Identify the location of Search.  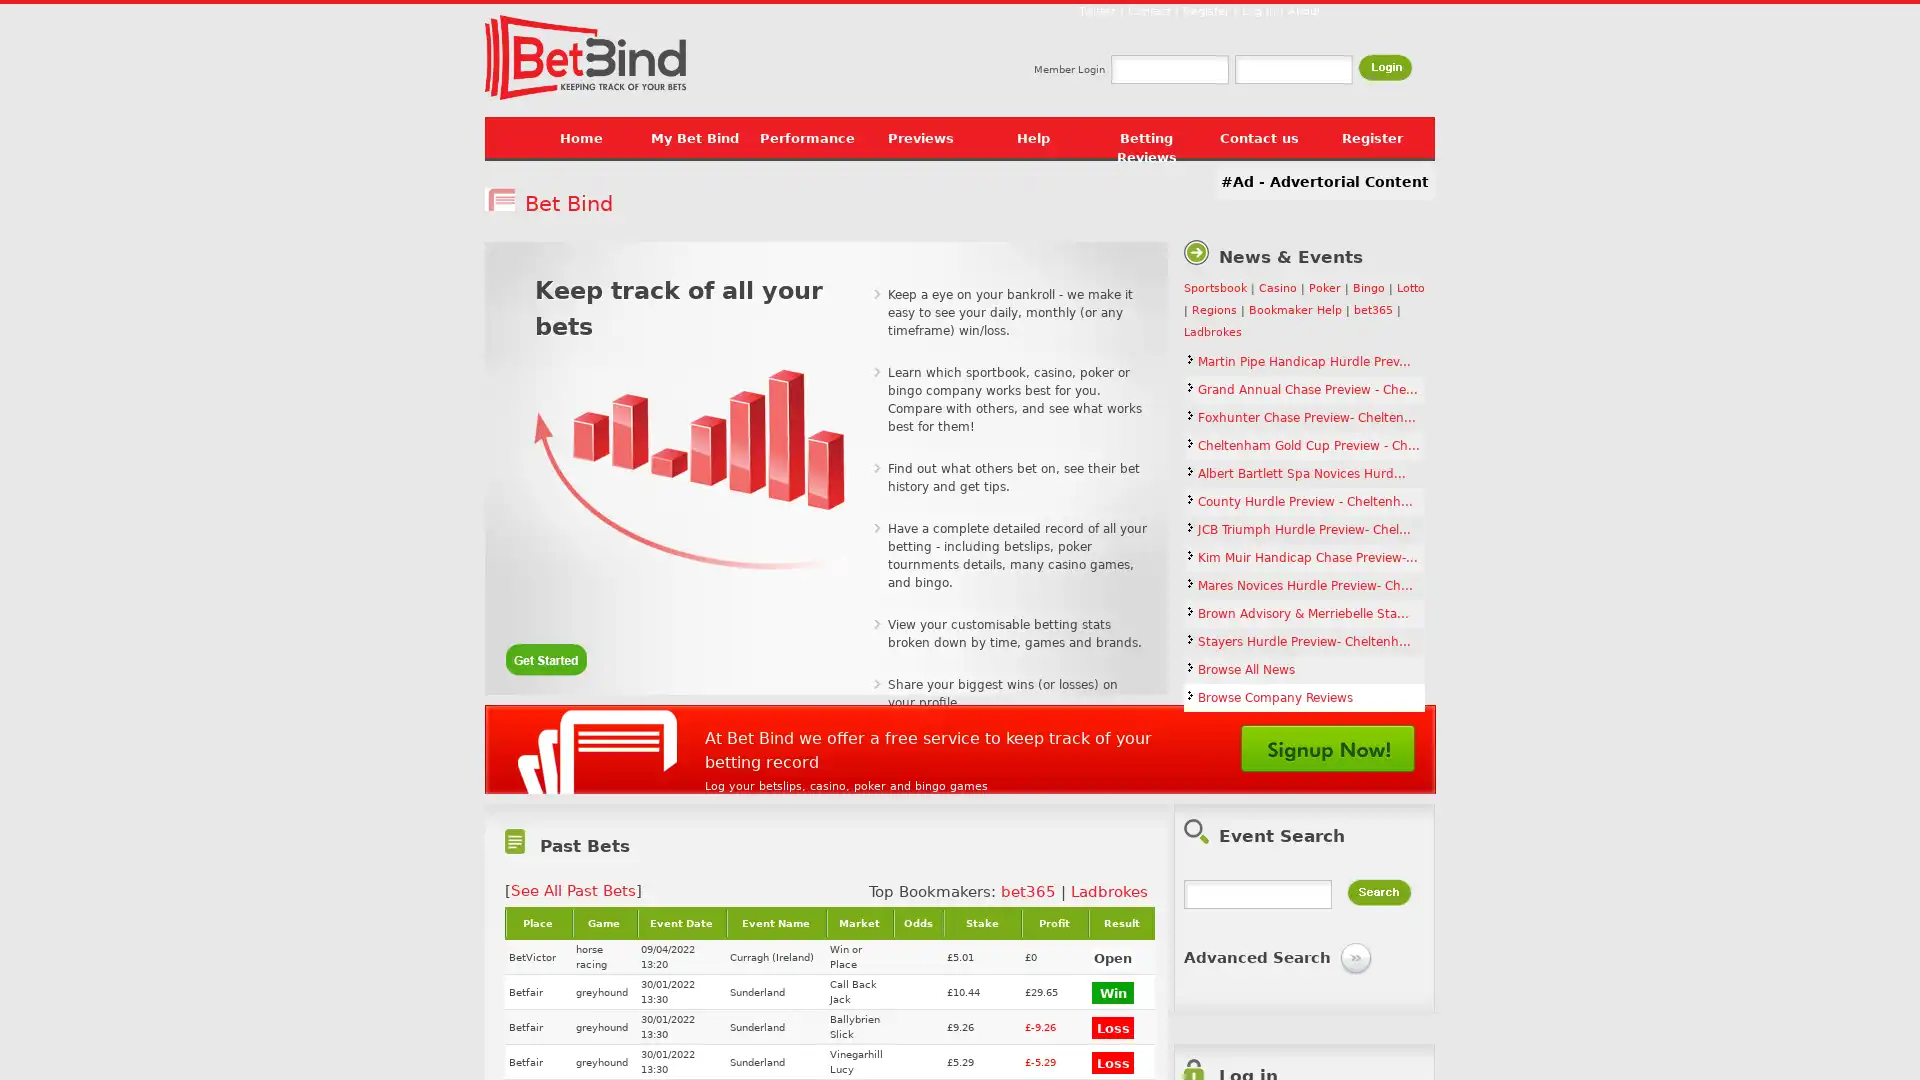
(1378, 891).